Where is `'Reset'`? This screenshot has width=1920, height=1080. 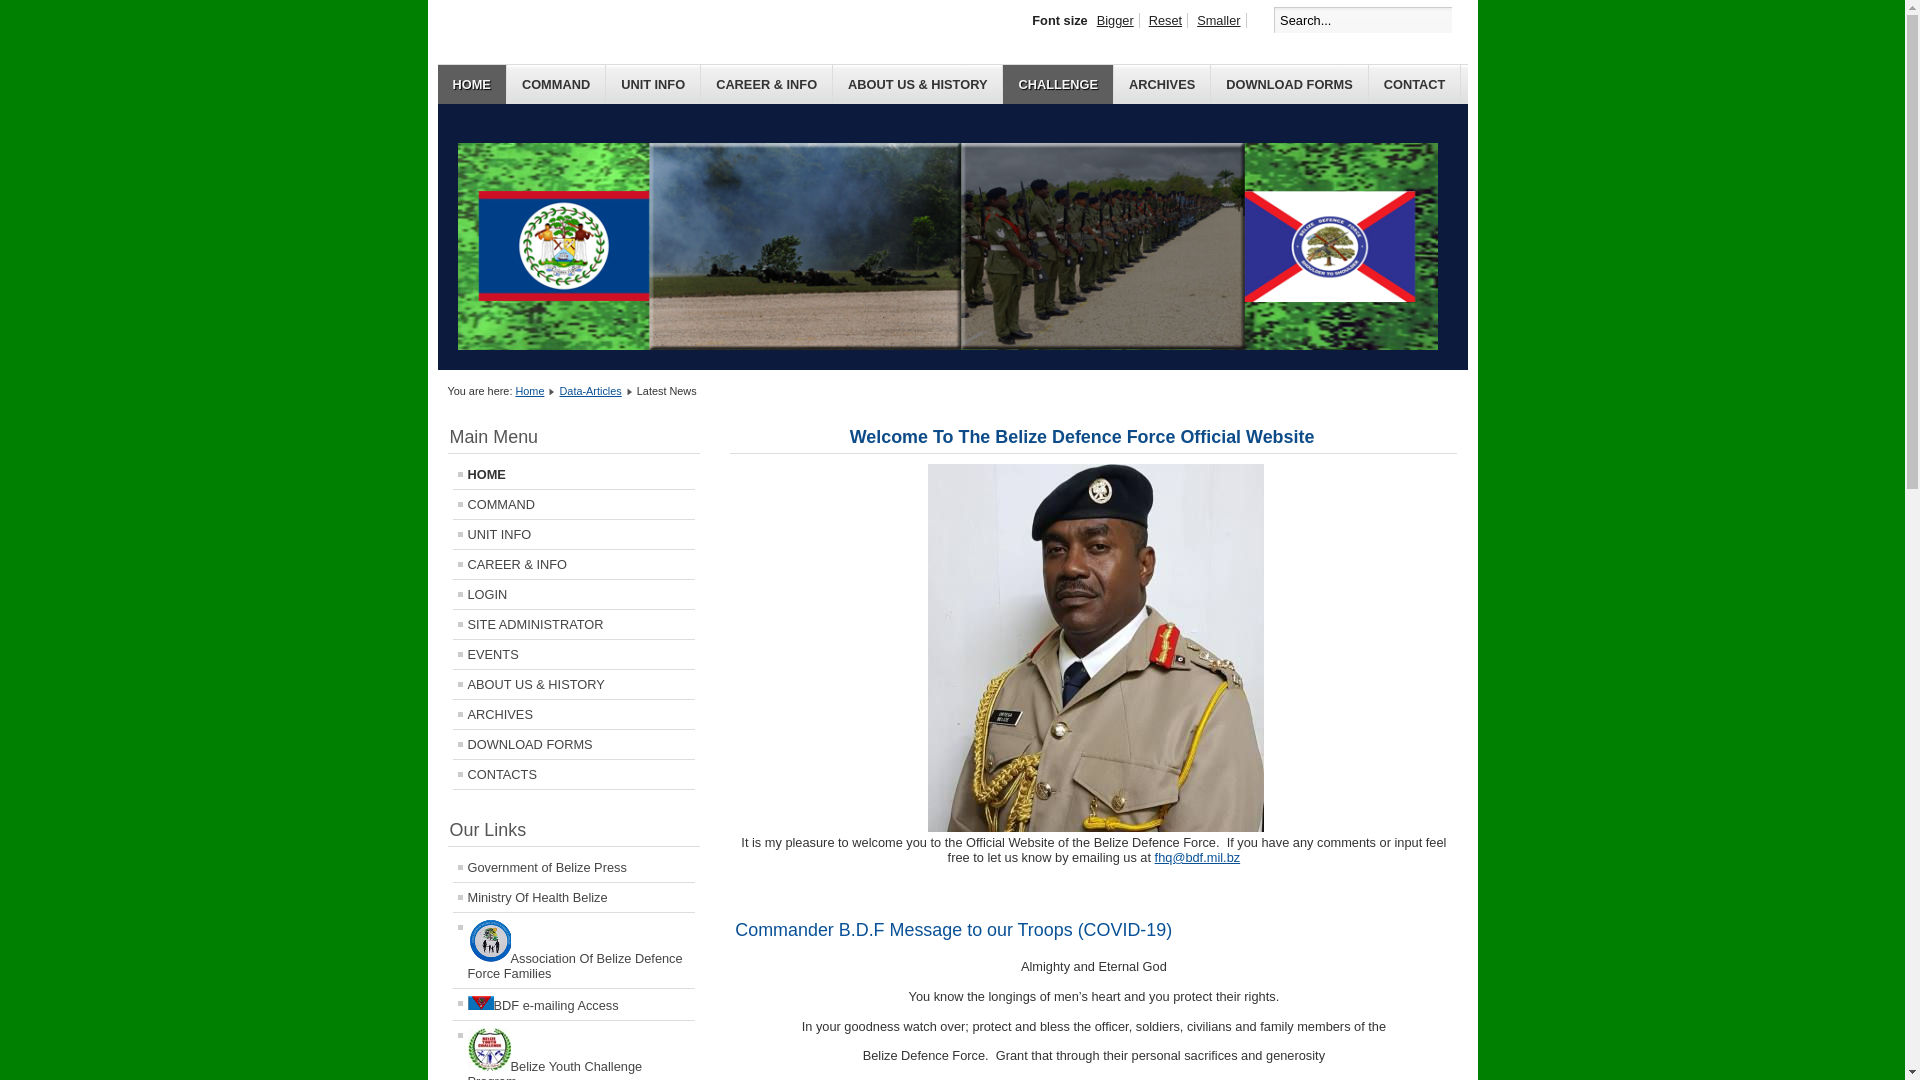 'Reset' is located at coordinates (1143, 20).